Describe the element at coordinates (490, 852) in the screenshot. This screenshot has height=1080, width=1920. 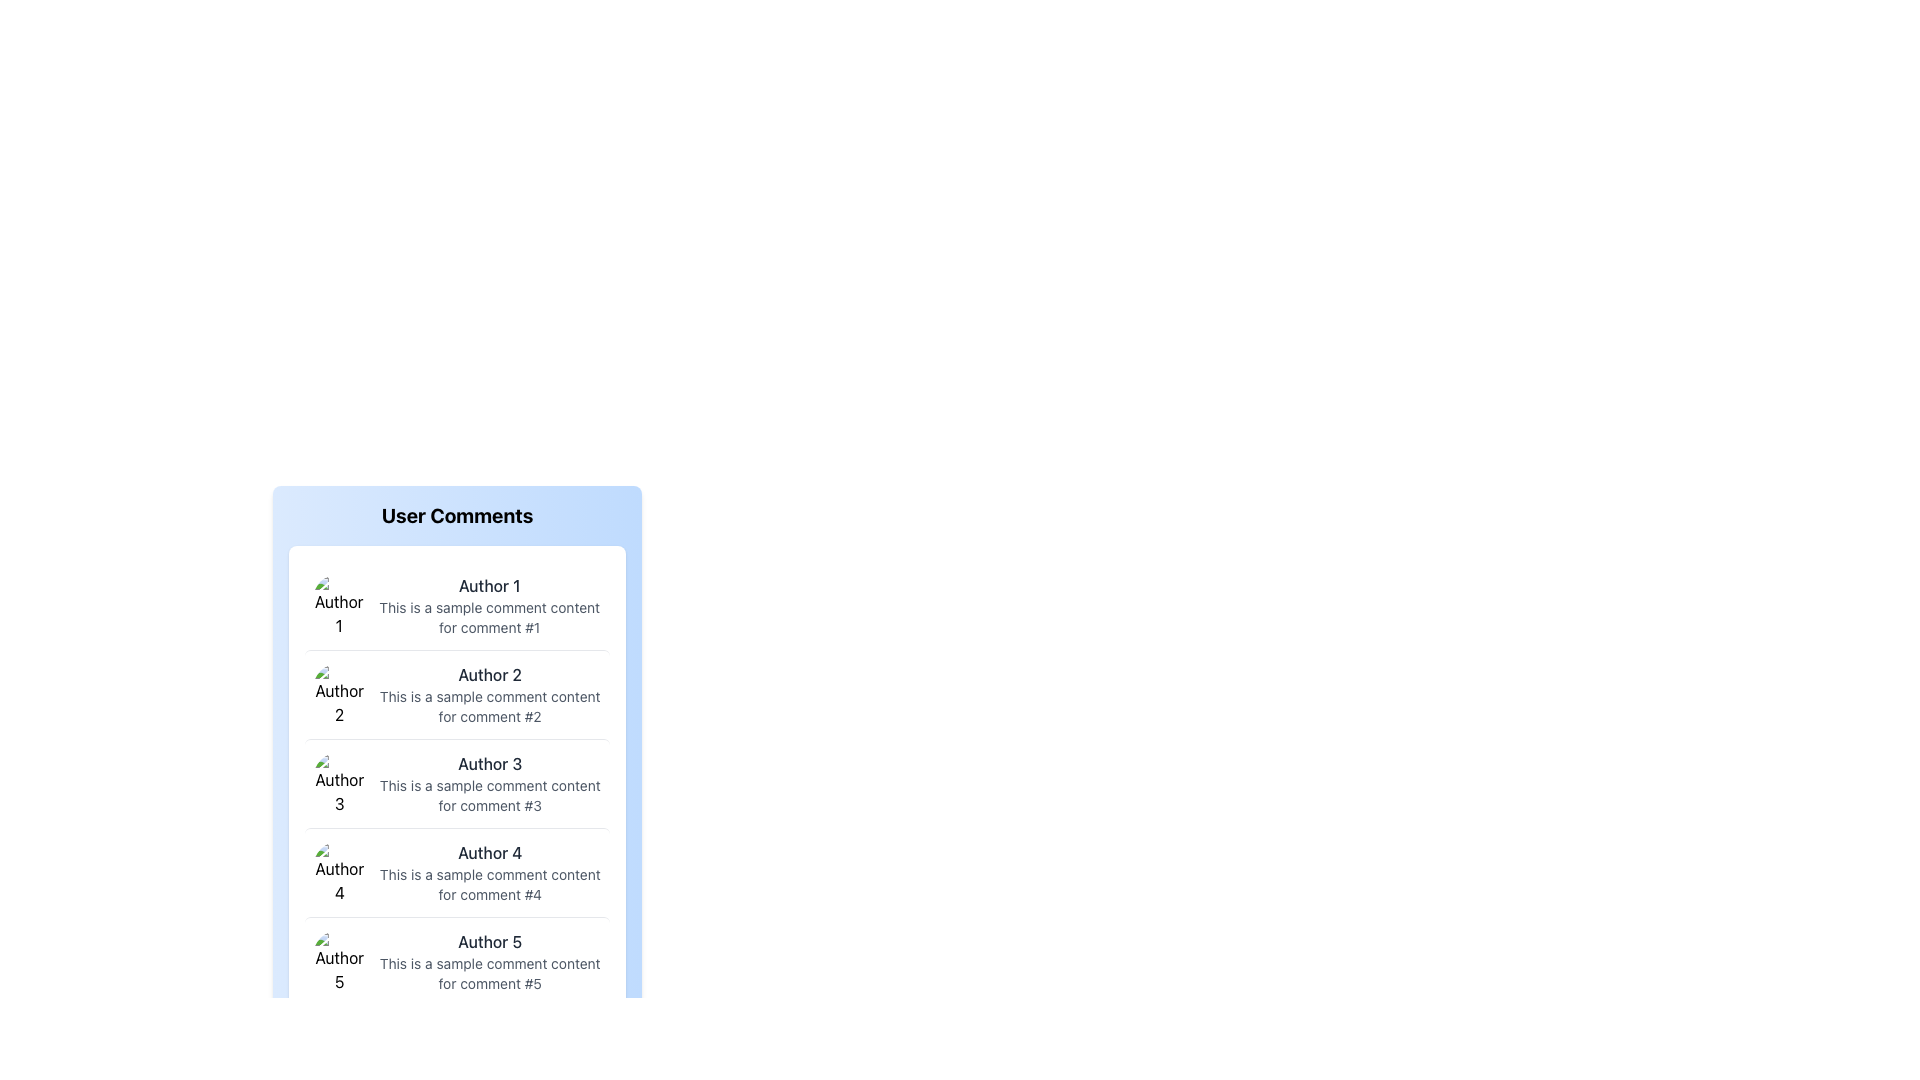
I see `the text label 'Author 4' which is styled with a medium-weight font in dark gray, positioned at the top of a comment section for comment #4` at that location.